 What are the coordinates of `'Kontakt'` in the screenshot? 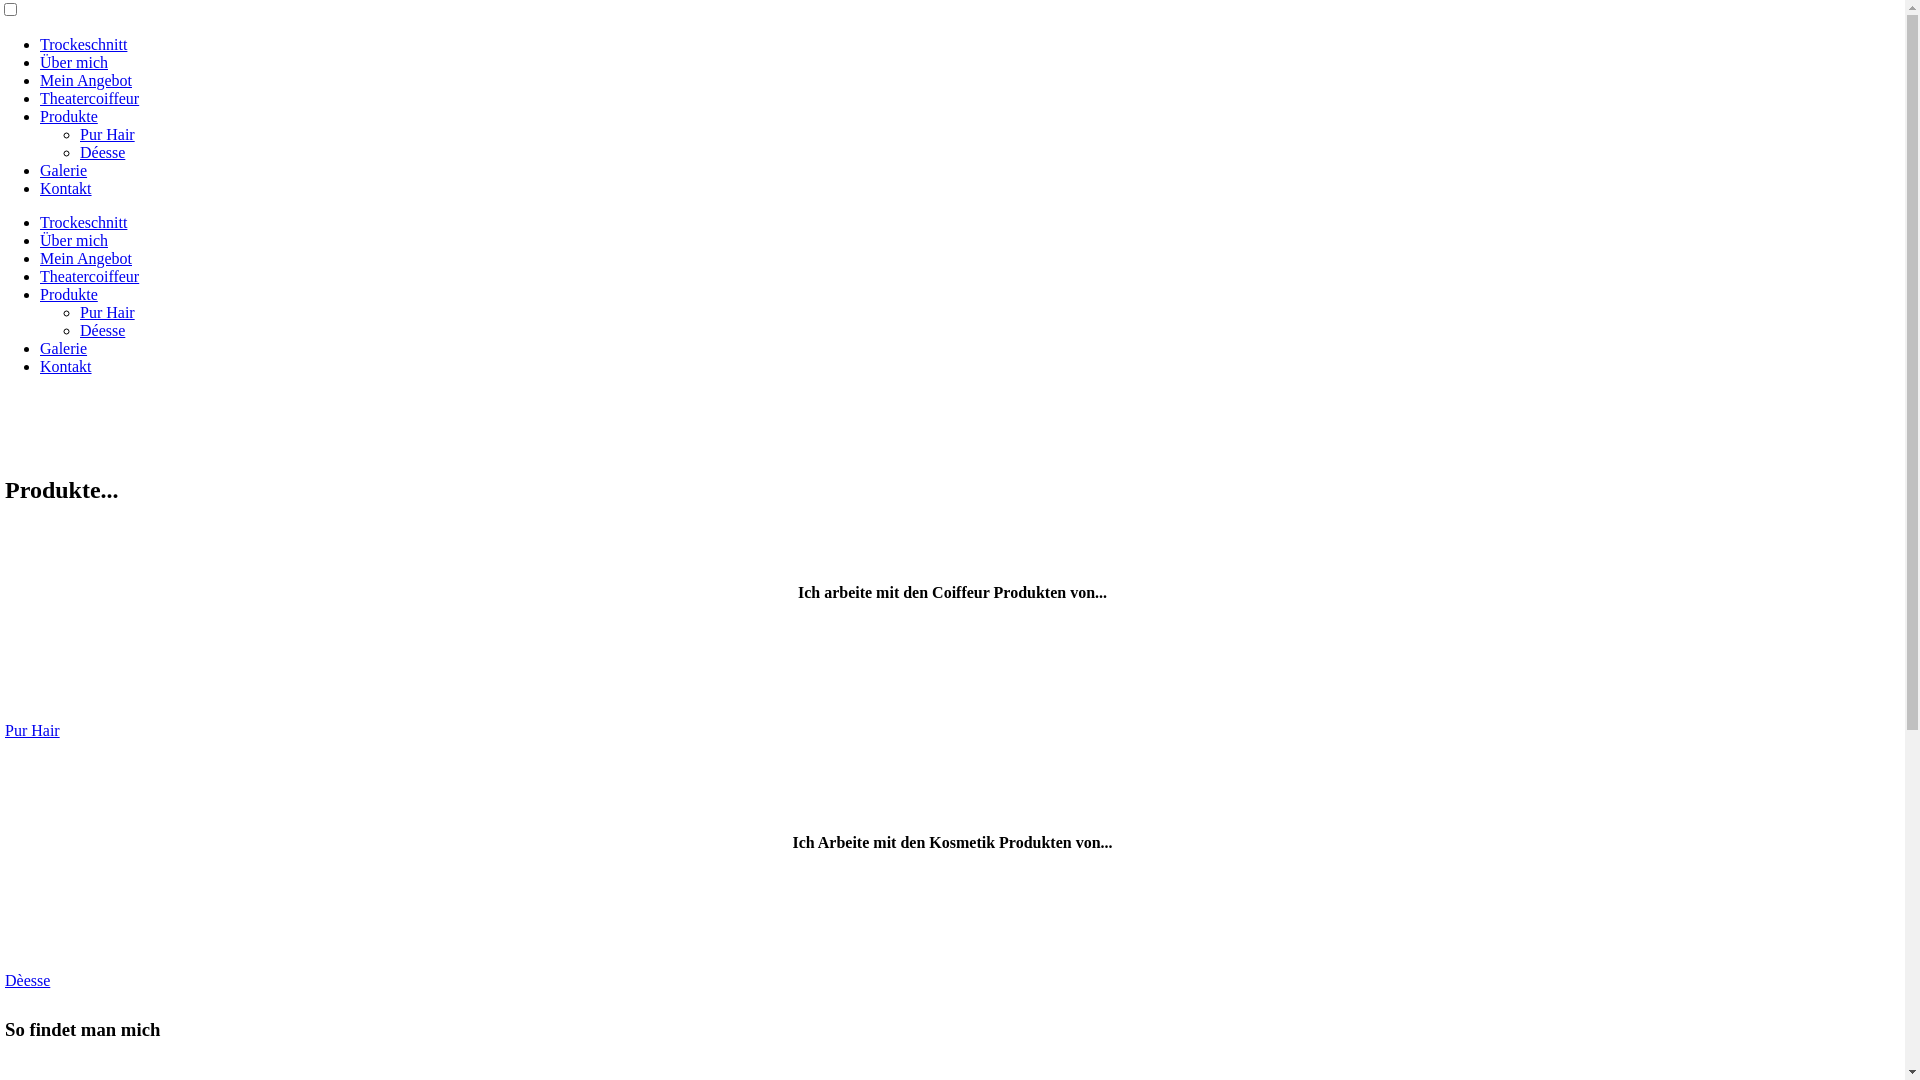 It's located at (66, 366).